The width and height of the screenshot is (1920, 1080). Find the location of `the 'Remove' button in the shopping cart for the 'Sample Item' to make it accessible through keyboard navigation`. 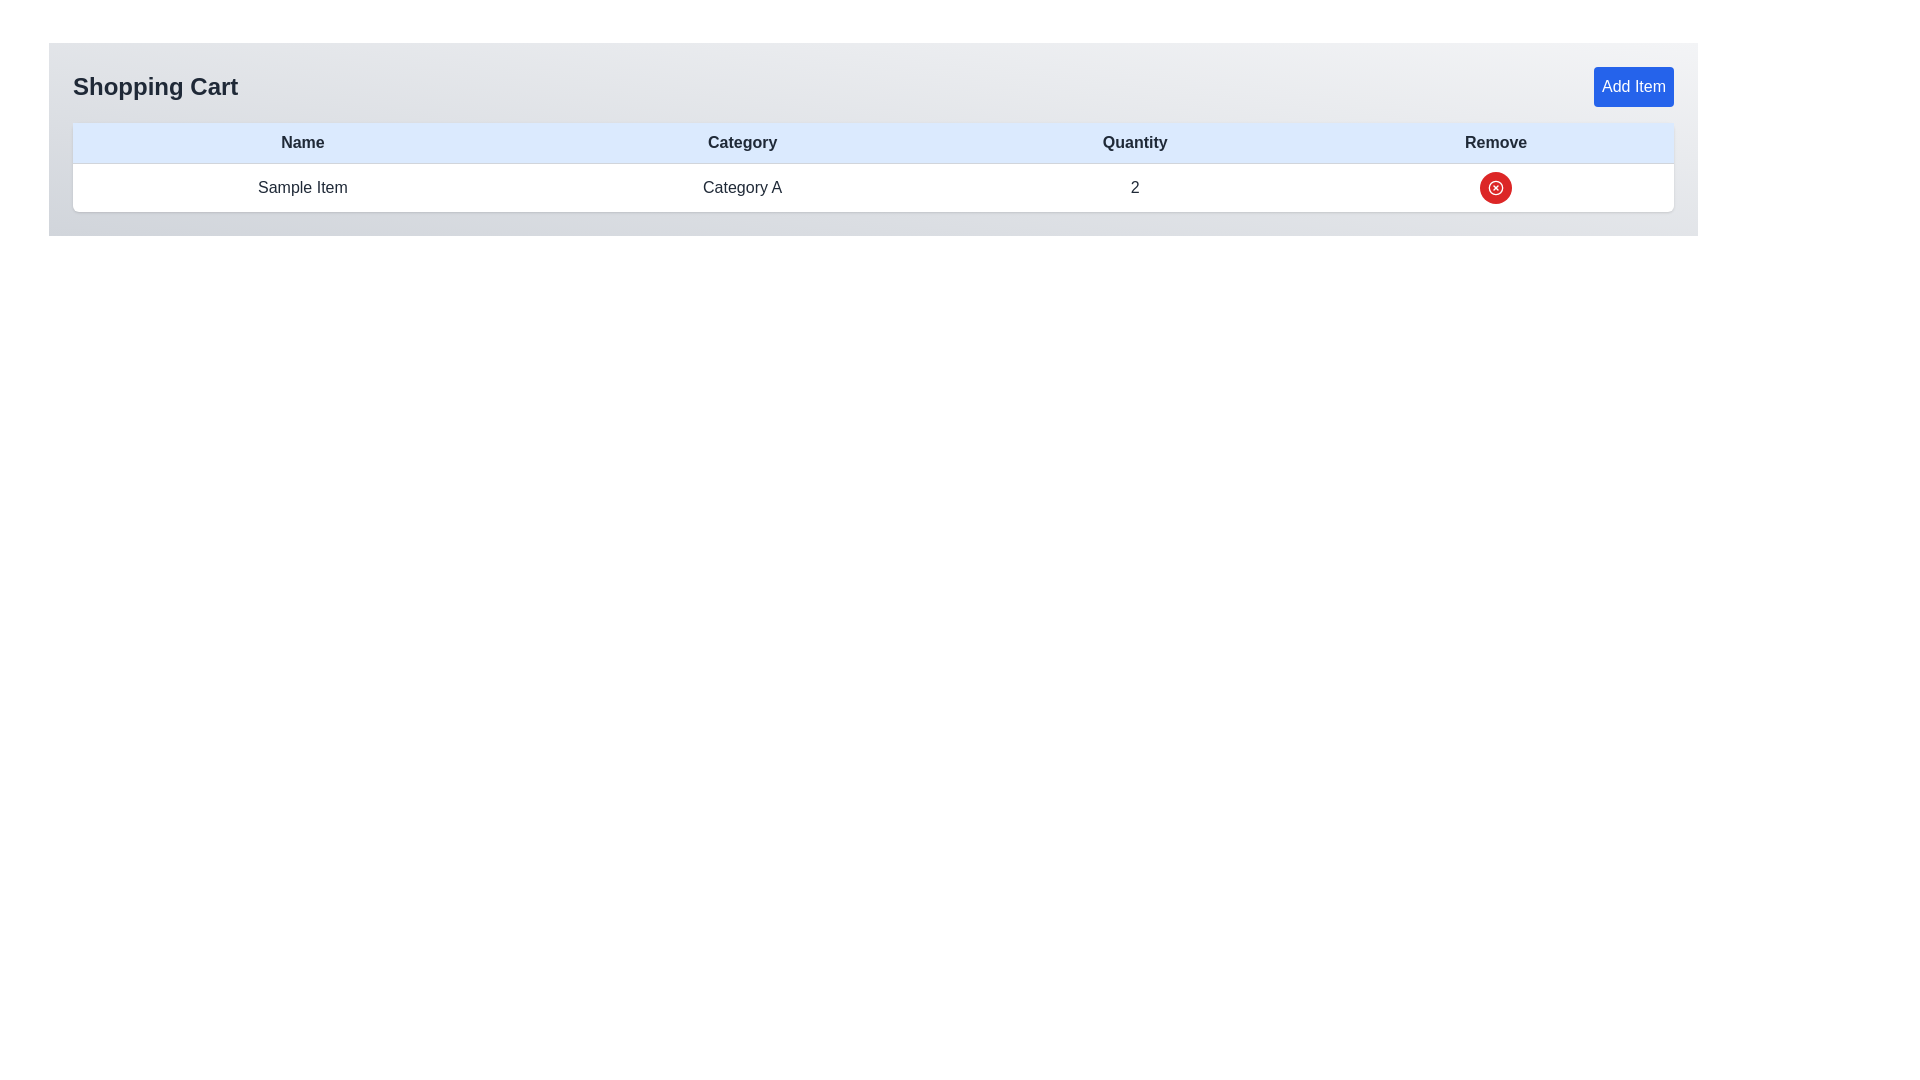

the 'Remove' button in the shopping cart for the 'Sample Item' to make it accessible through keyboard navigation is located at coordinates (1496, 188).